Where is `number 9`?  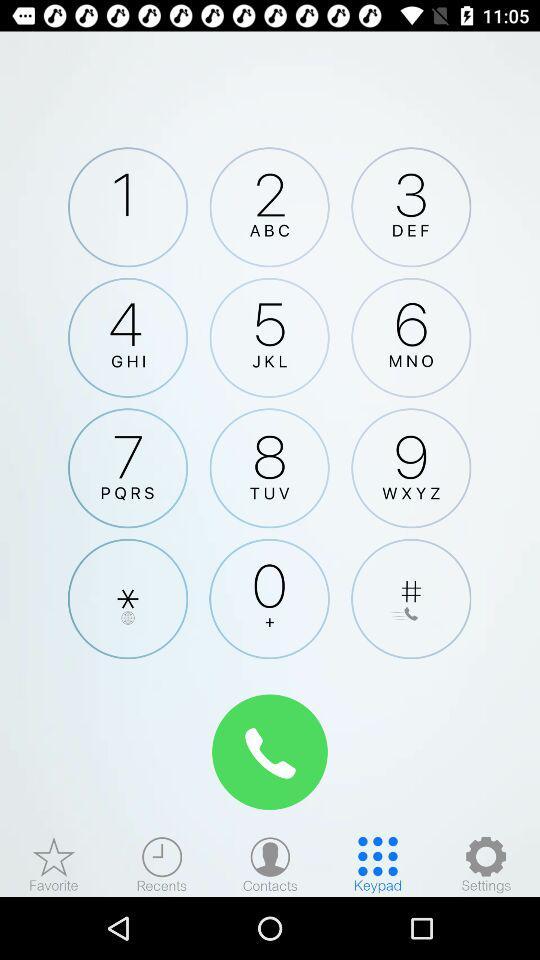
number 9 is located at coordinates (410, 468).